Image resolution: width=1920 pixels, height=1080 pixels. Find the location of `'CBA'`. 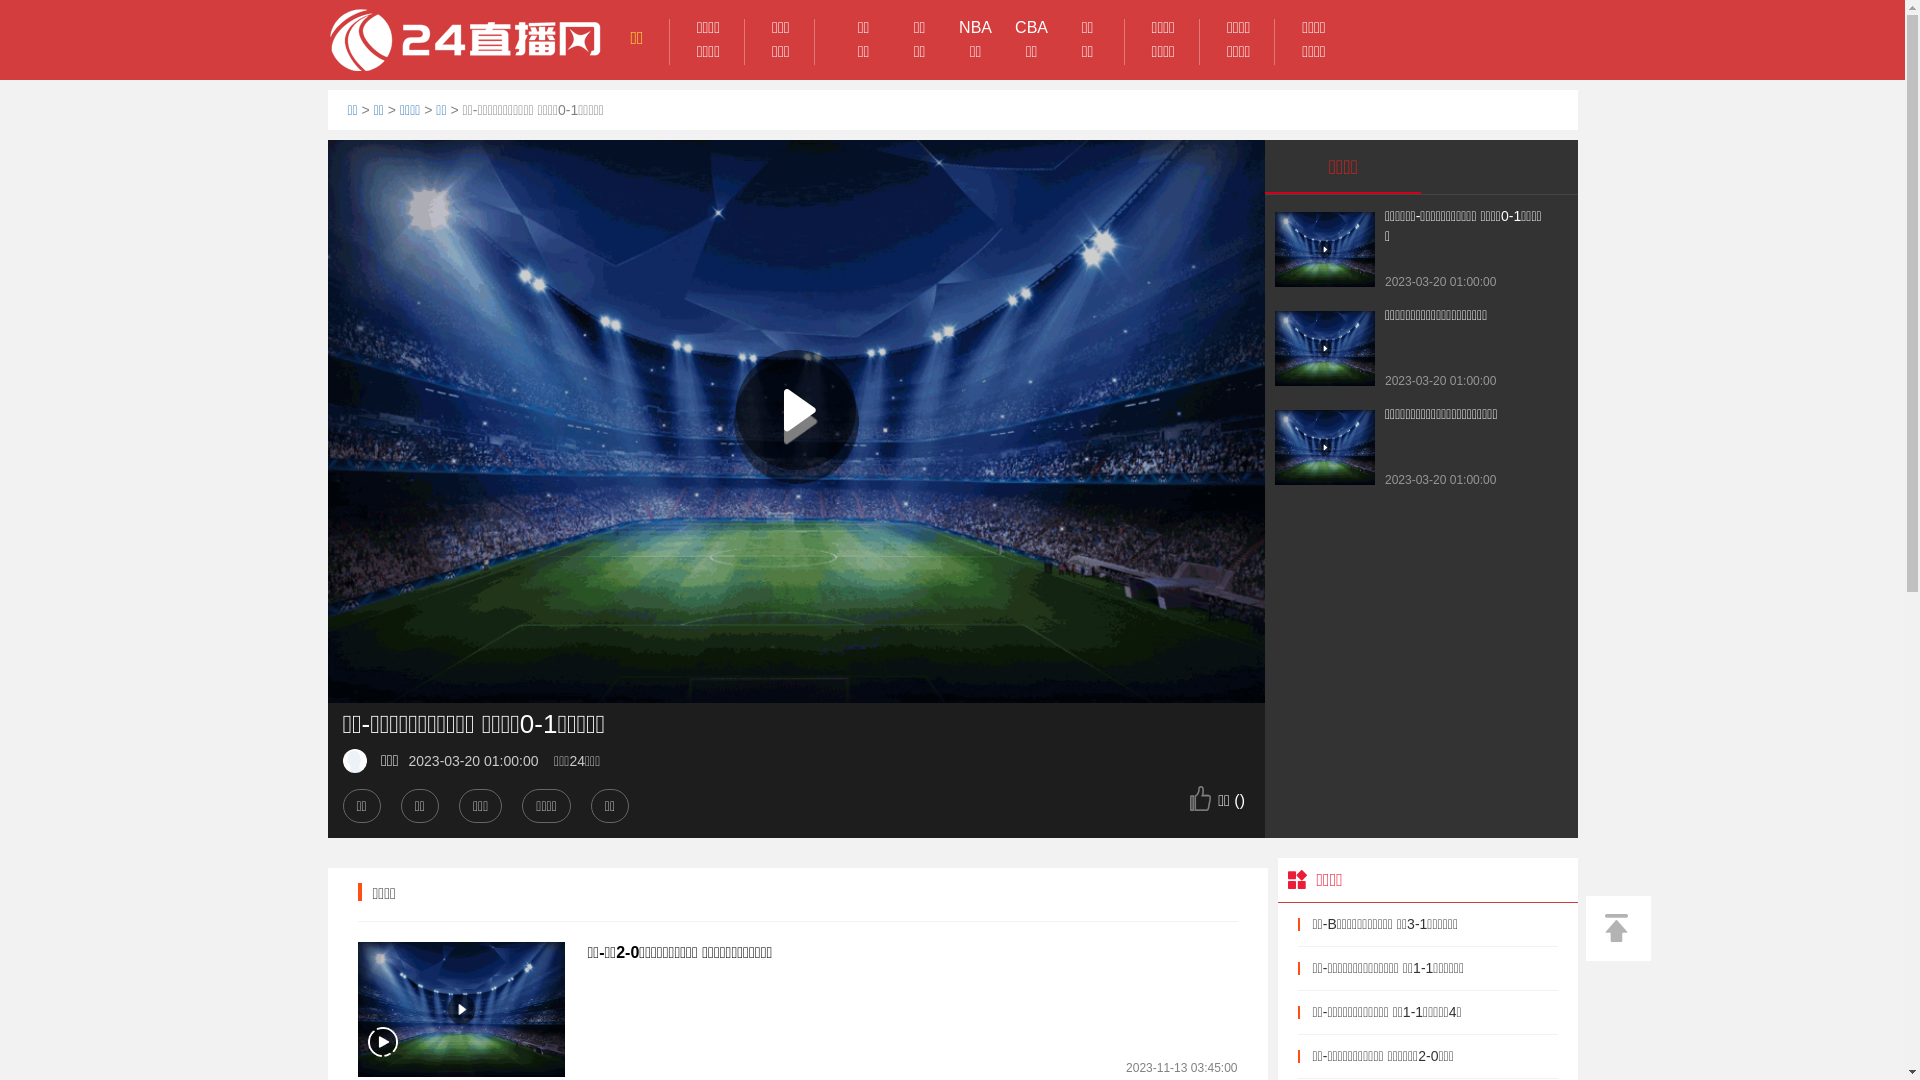

'CBA' is located at coordinates (1003, 27).